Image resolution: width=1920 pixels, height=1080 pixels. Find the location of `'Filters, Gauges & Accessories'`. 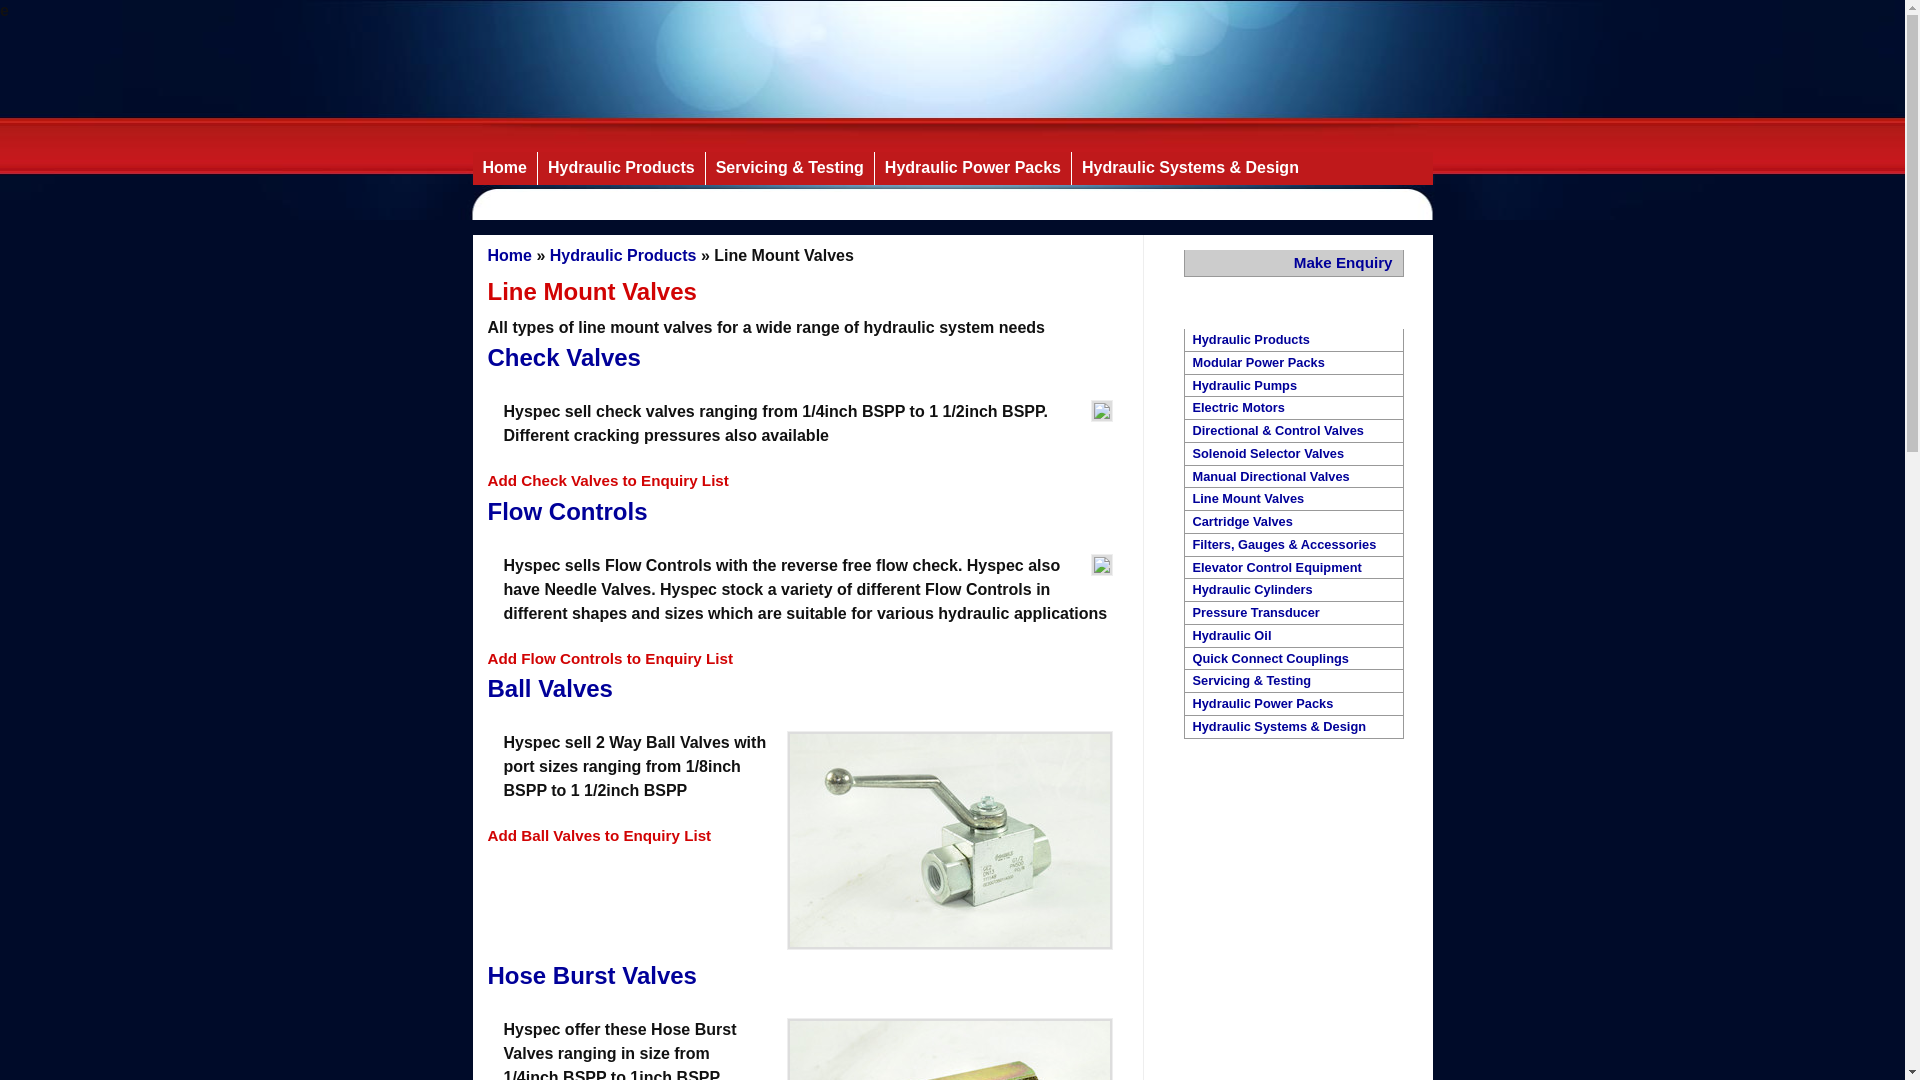

'Filters, Gauges & Accessories' is located at coordinates (1292, 545).